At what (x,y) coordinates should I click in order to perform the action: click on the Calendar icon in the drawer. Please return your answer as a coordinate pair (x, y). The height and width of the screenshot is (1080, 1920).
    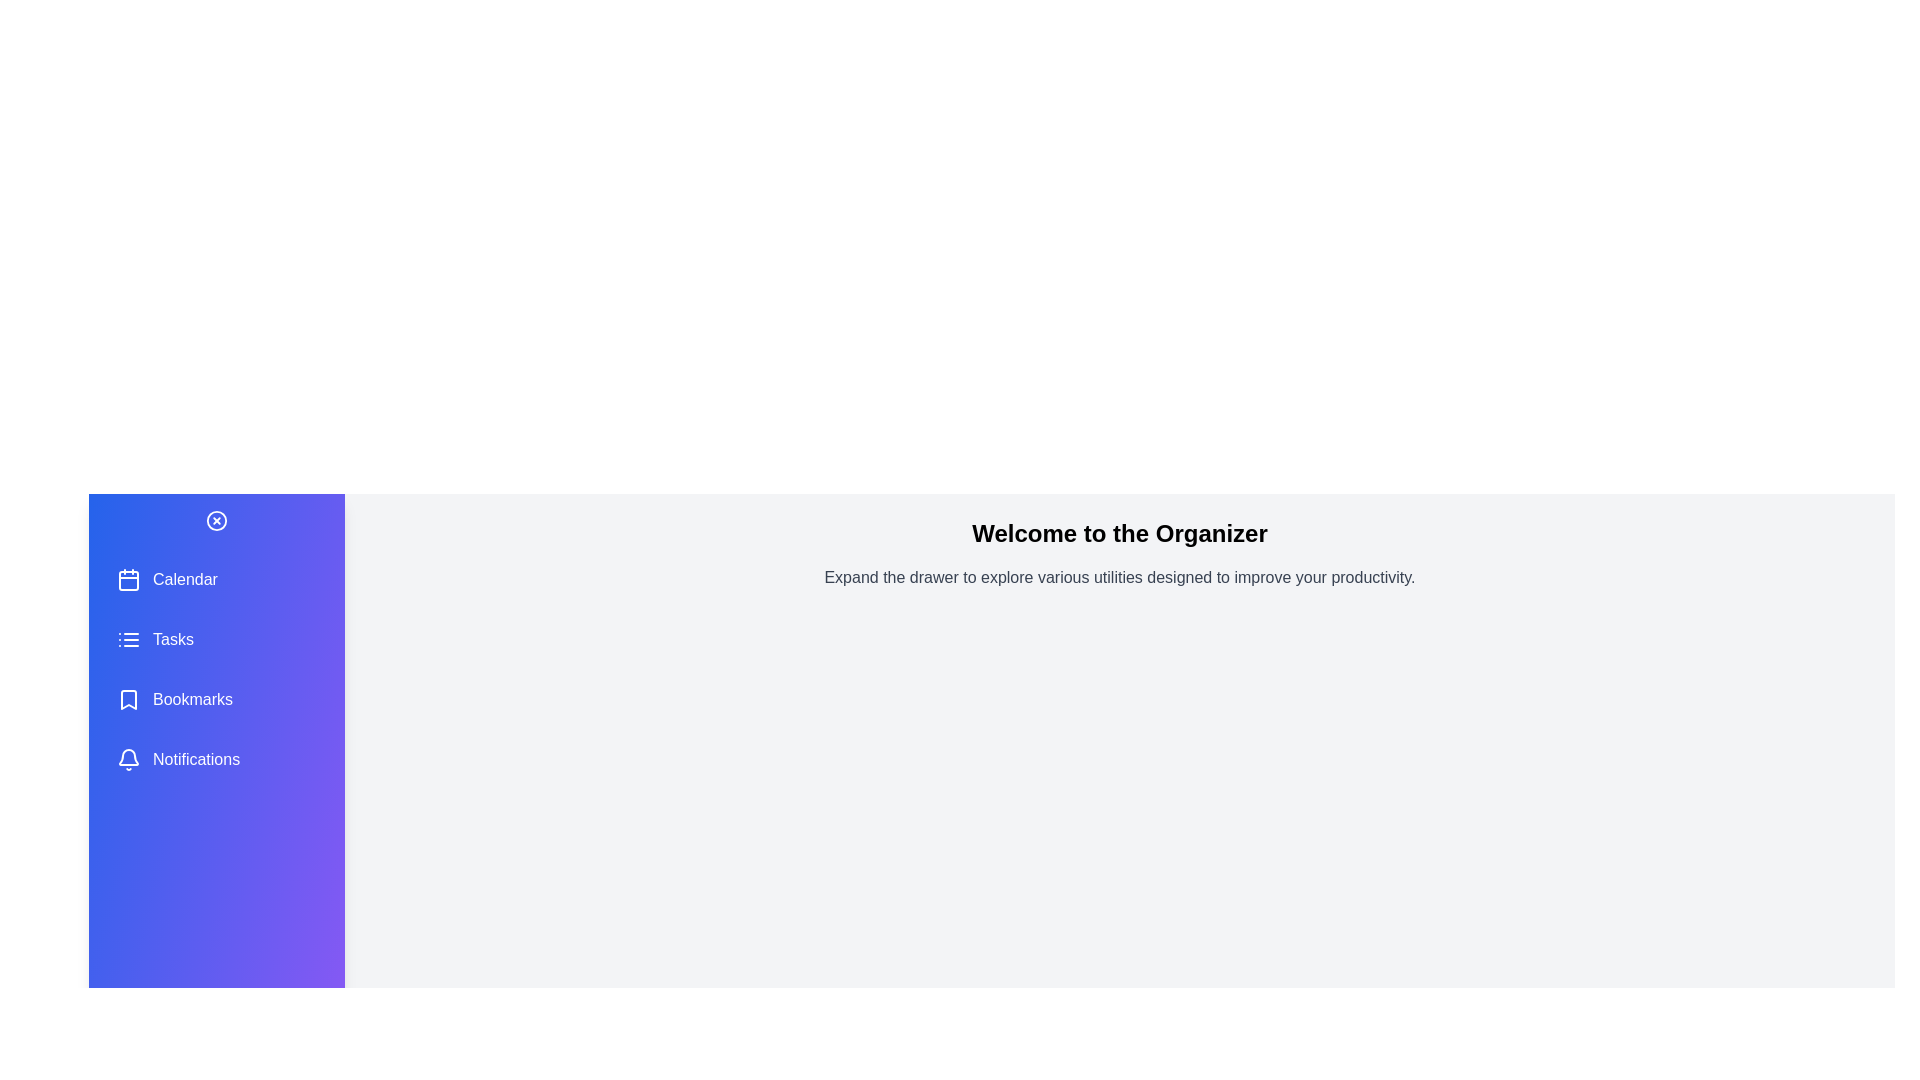
    Looking at the image, I should click on (128, 579).